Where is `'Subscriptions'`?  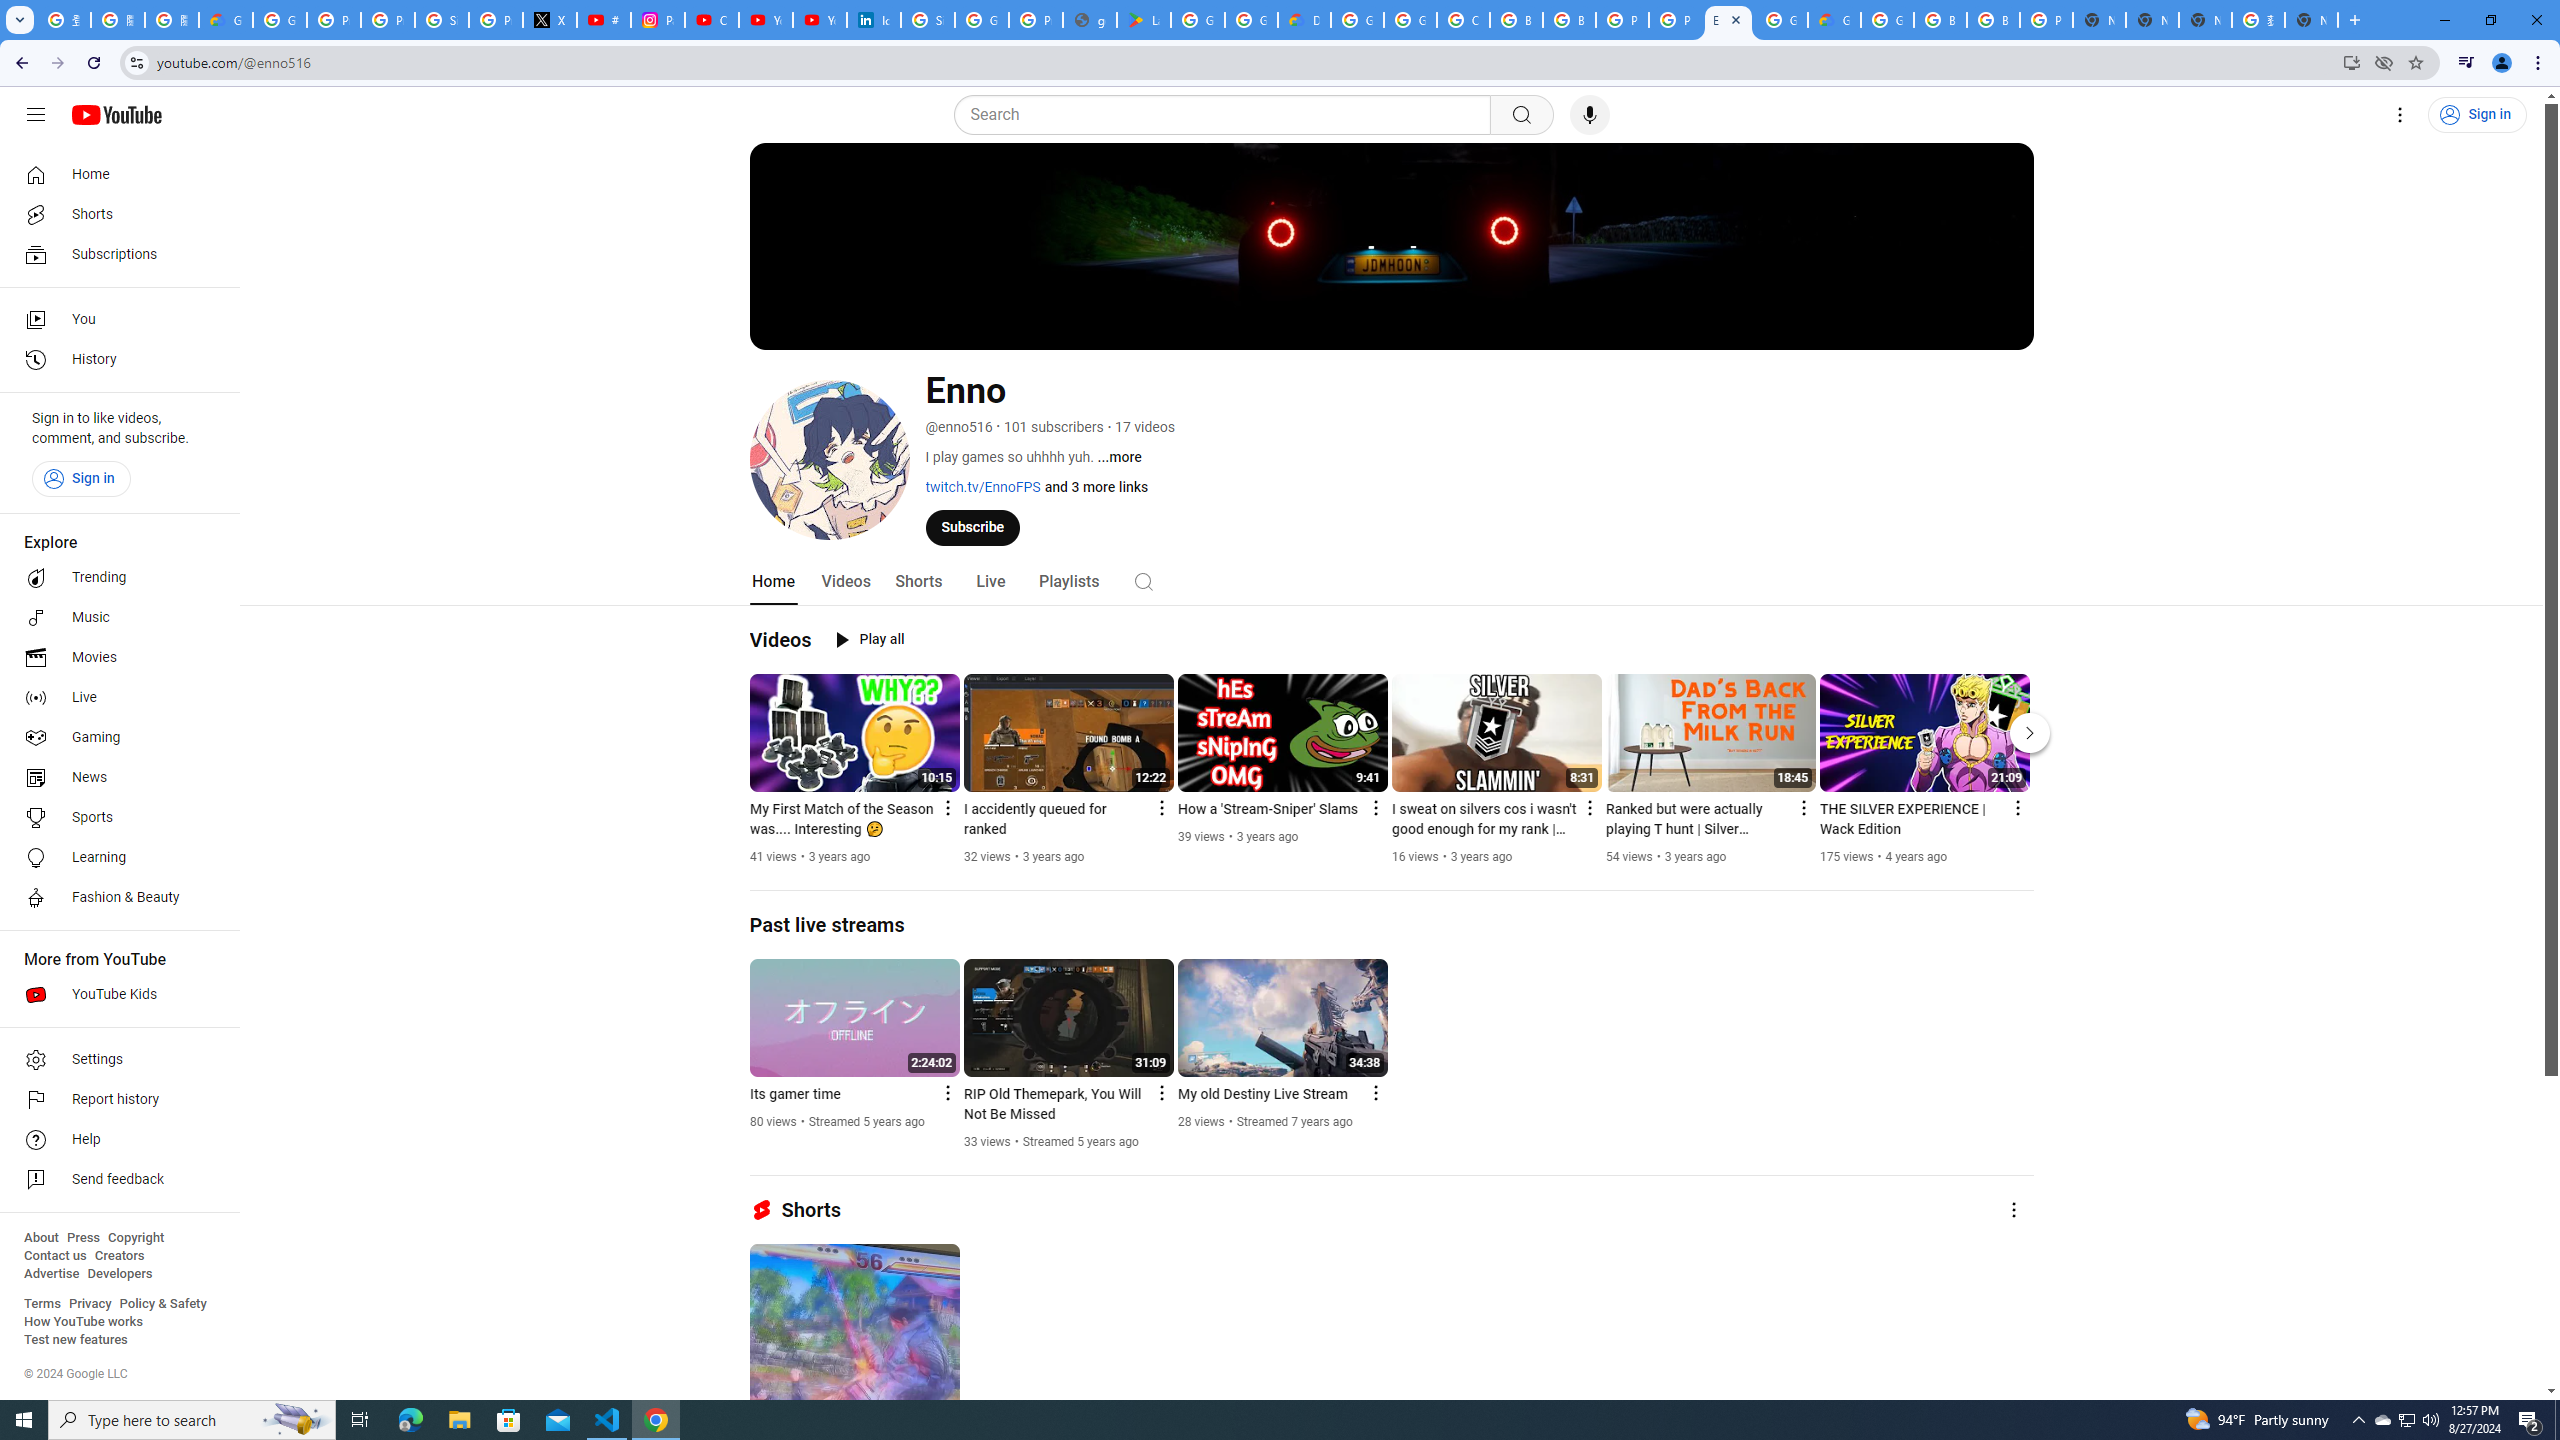 'Subscriptions' is located at coordinates (113, 253).